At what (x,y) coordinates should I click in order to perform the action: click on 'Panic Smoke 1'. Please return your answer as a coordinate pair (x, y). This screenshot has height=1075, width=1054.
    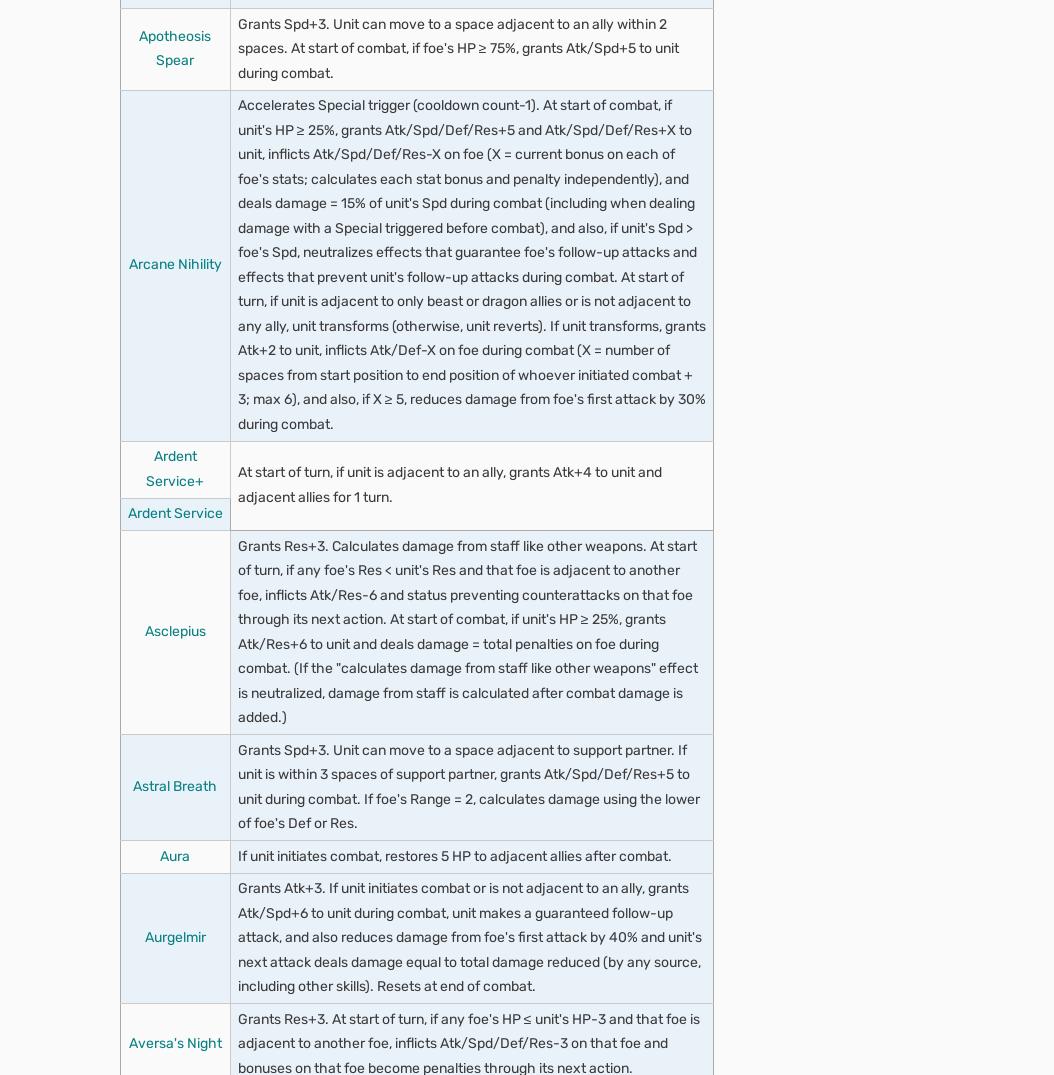
    Looking at the image, I should click on (208, 511).